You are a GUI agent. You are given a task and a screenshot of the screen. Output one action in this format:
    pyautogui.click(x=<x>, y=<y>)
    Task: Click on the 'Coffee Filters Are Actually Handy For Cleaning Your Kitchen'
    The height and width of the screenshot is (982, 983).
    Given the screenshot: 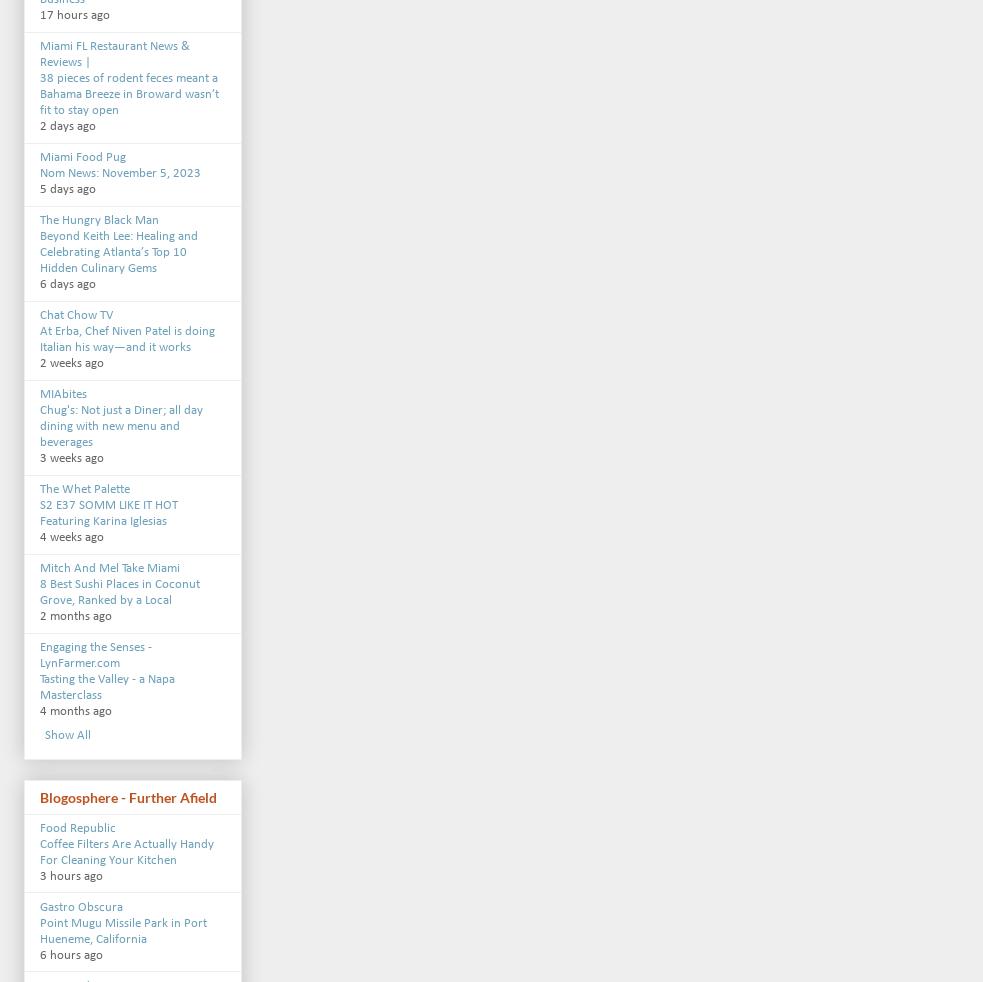 What is the action you would take?
    pyautogui.click(x=39, y=851)
    